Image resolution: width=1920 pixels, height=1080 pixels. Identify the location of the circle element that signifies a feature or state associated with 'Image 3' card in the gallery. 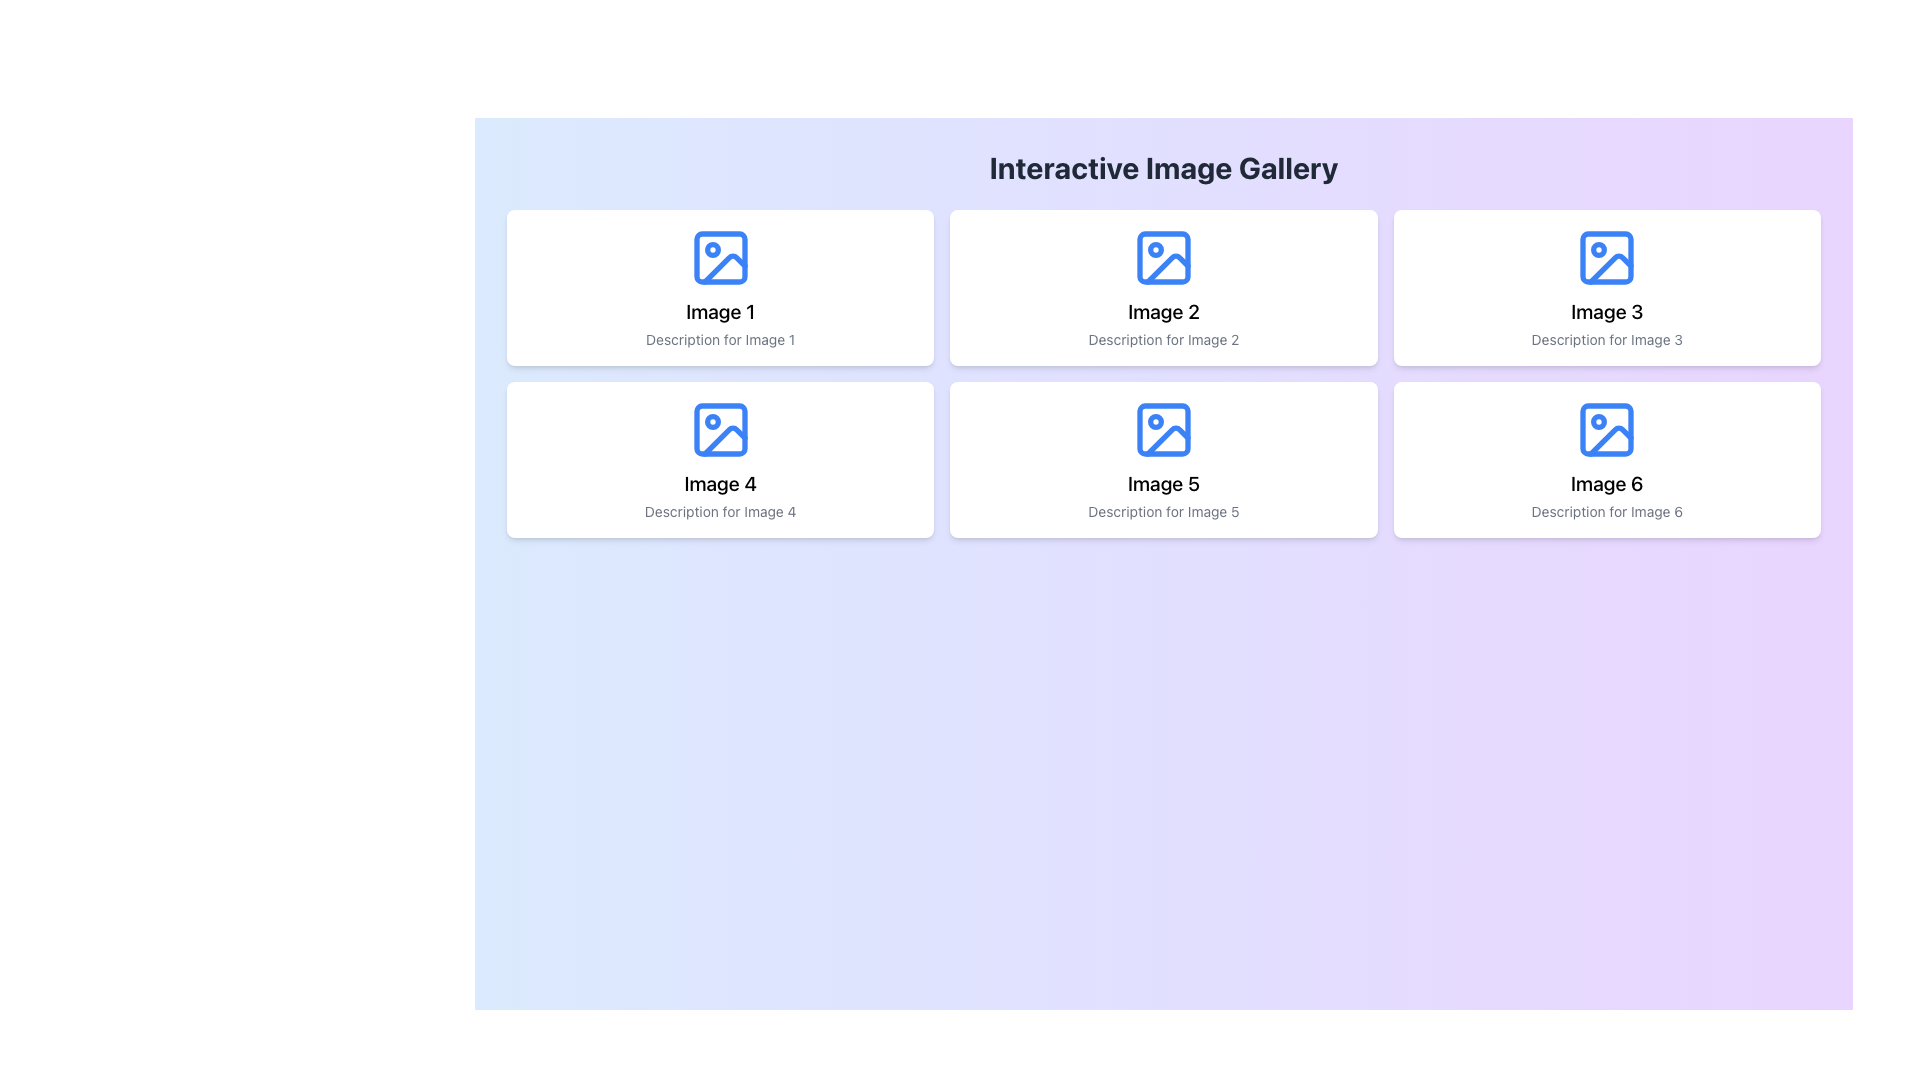
(1598, 249).